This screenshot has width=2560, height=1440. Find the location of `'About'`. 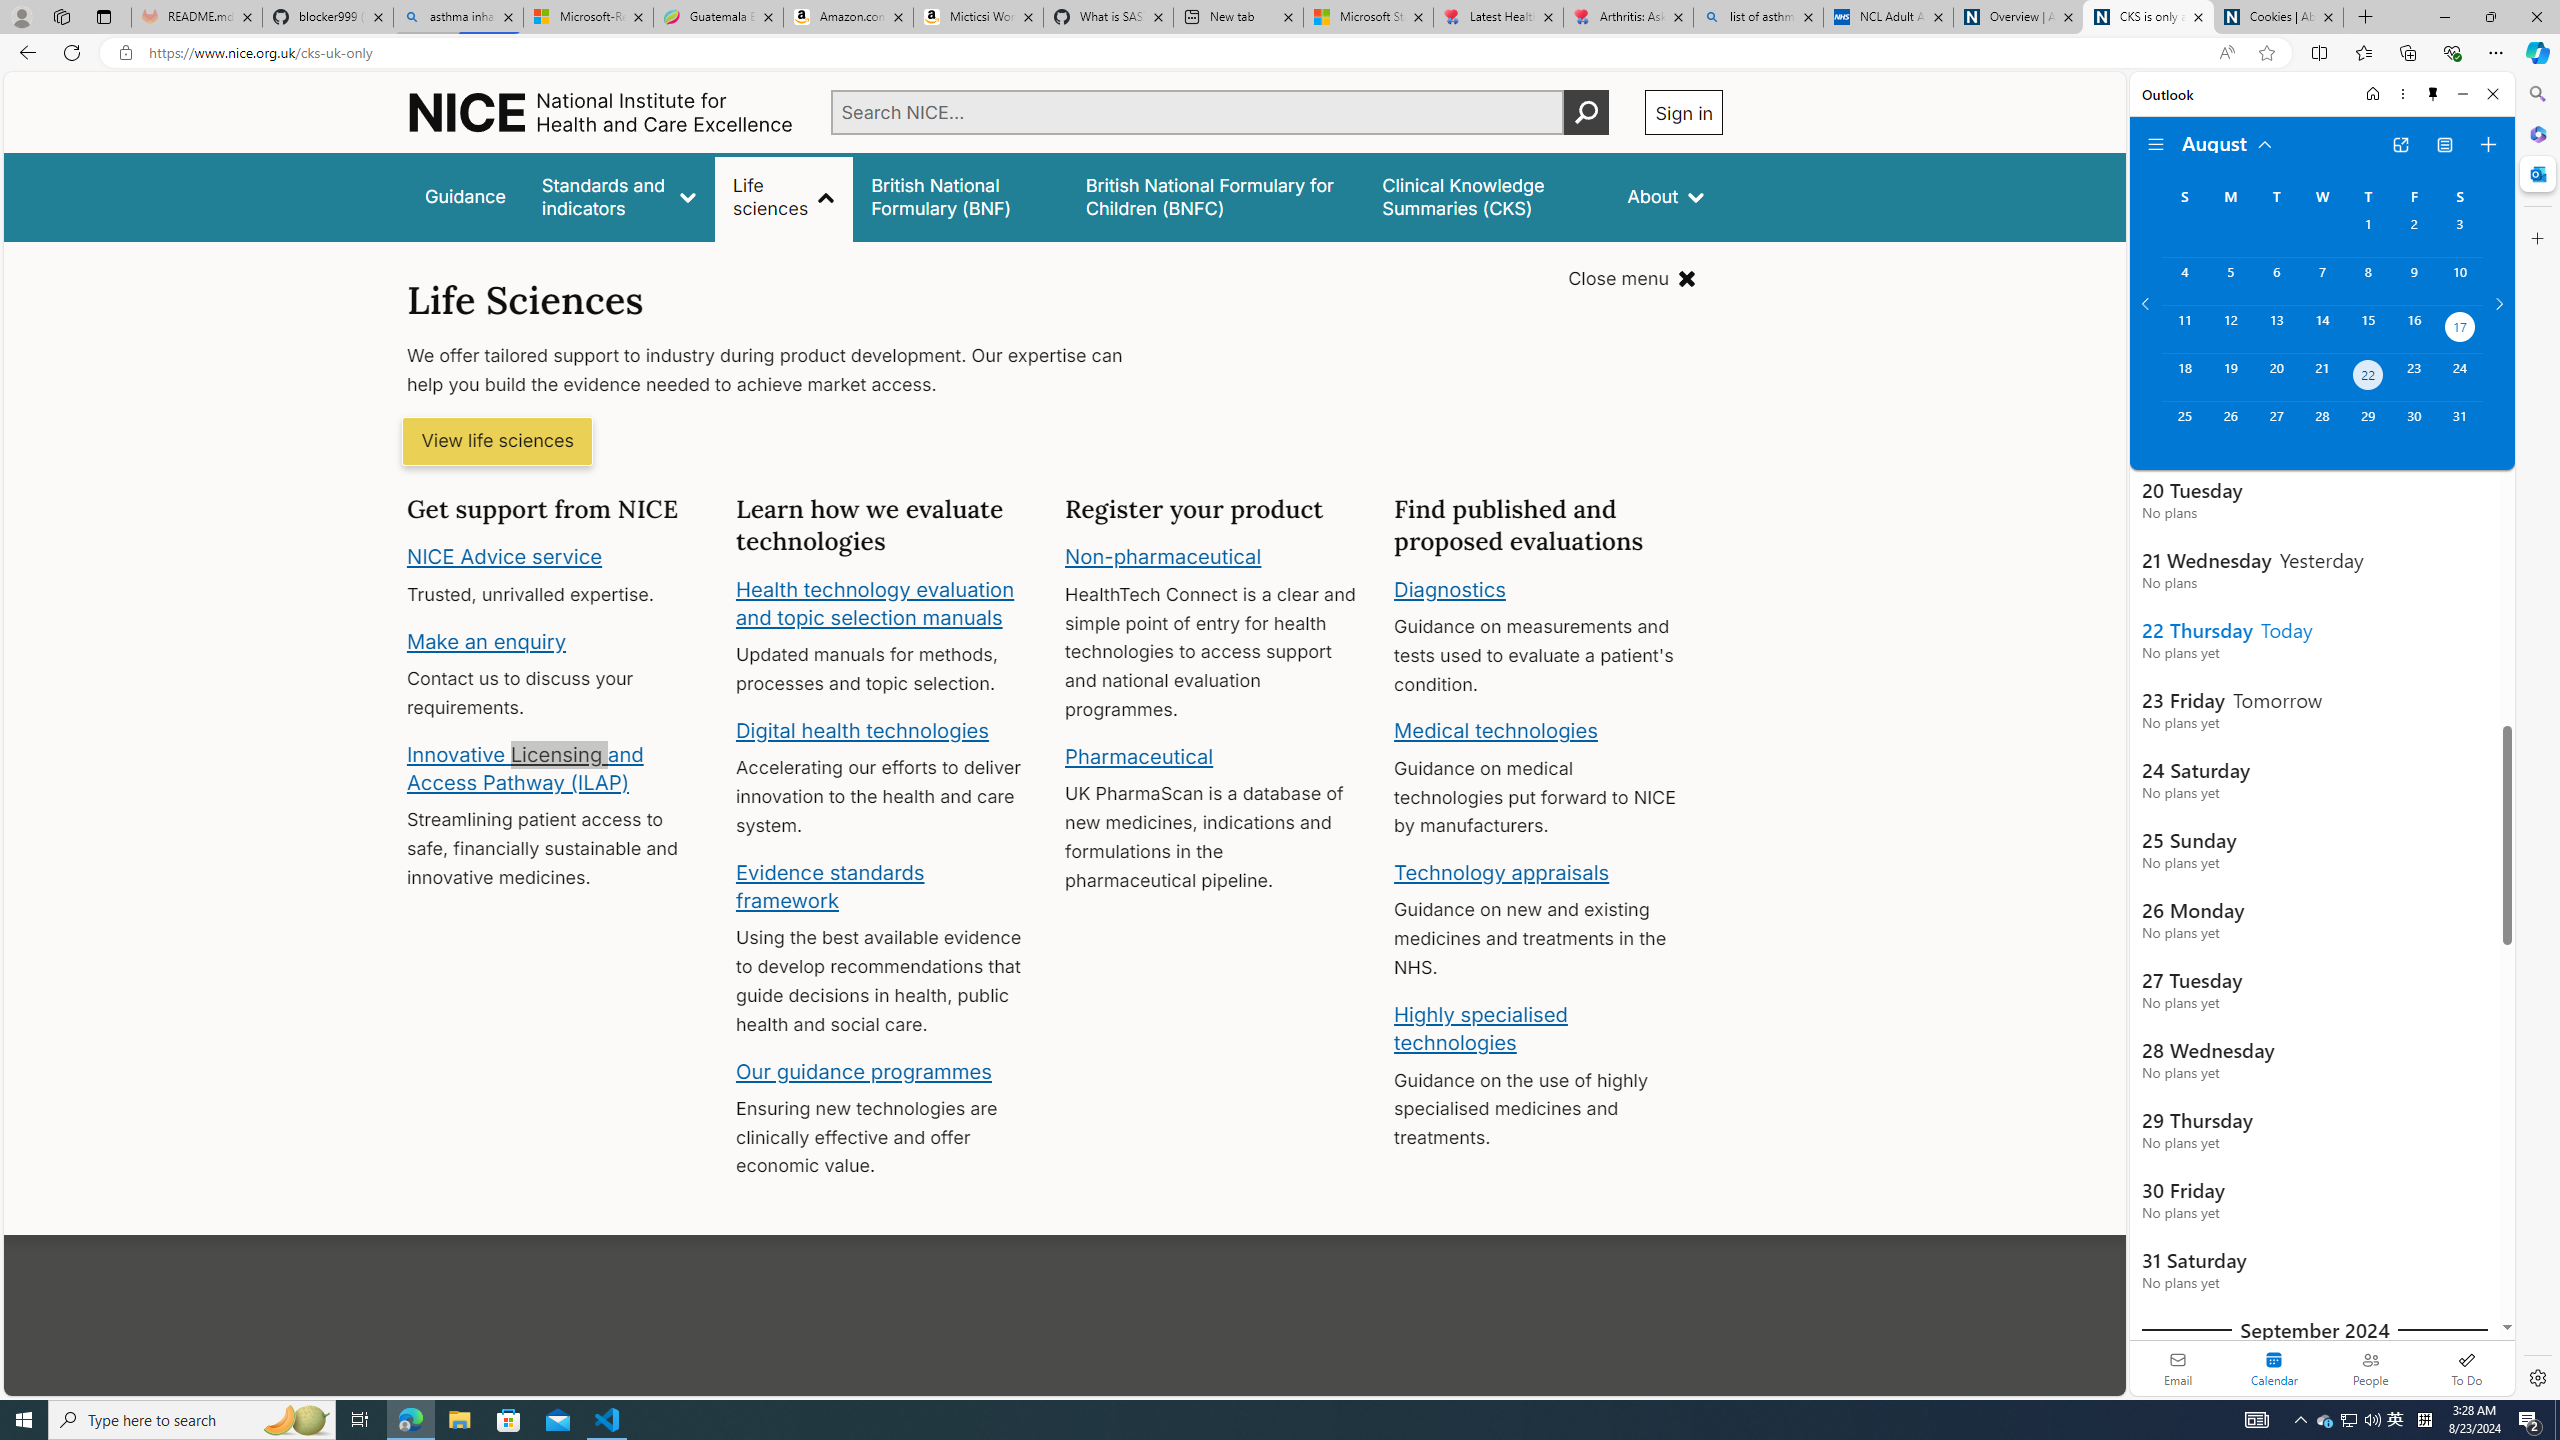

'About' is located at coordinates (1666, 196).